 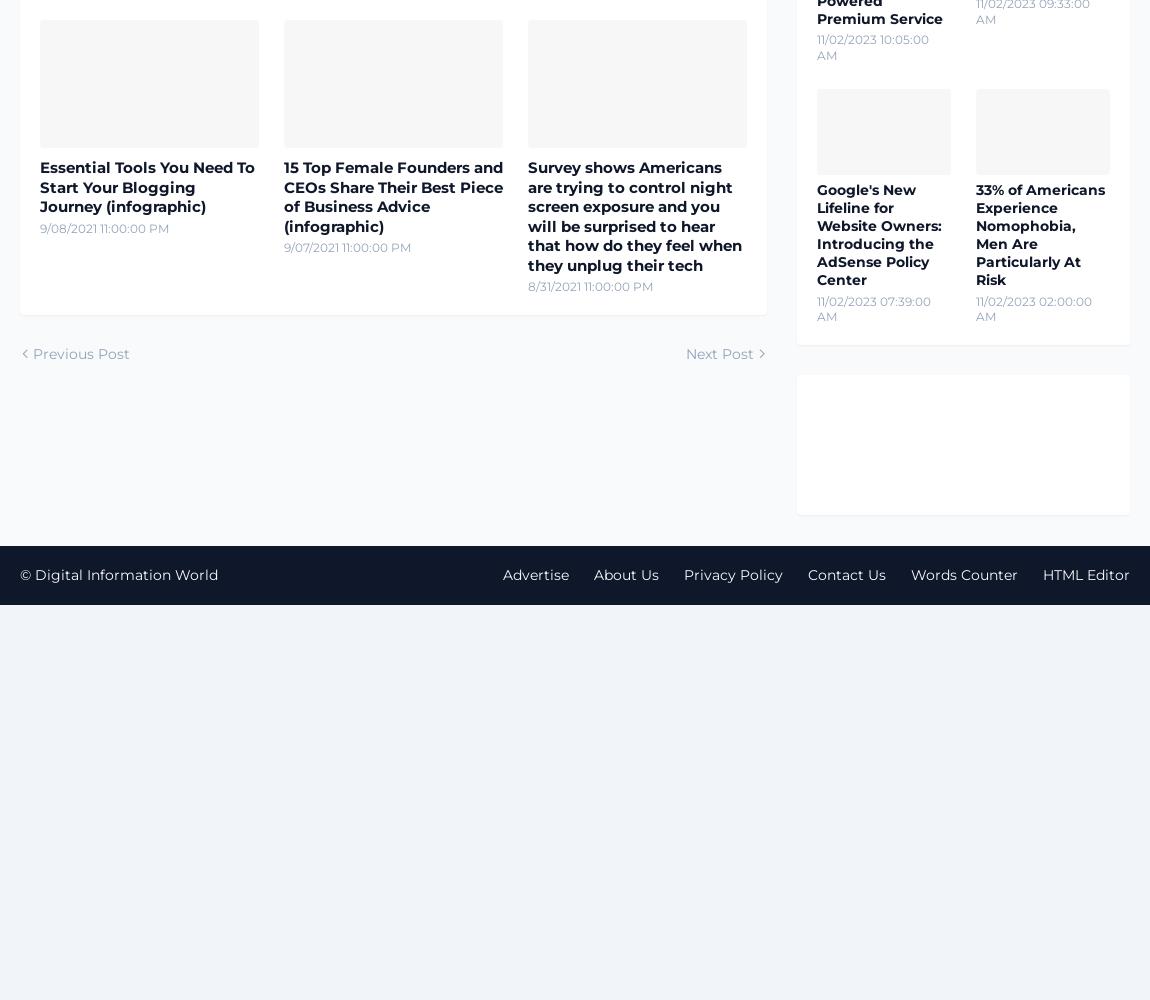 I want to click on 'Previous Post', so click(x=32, y=352).